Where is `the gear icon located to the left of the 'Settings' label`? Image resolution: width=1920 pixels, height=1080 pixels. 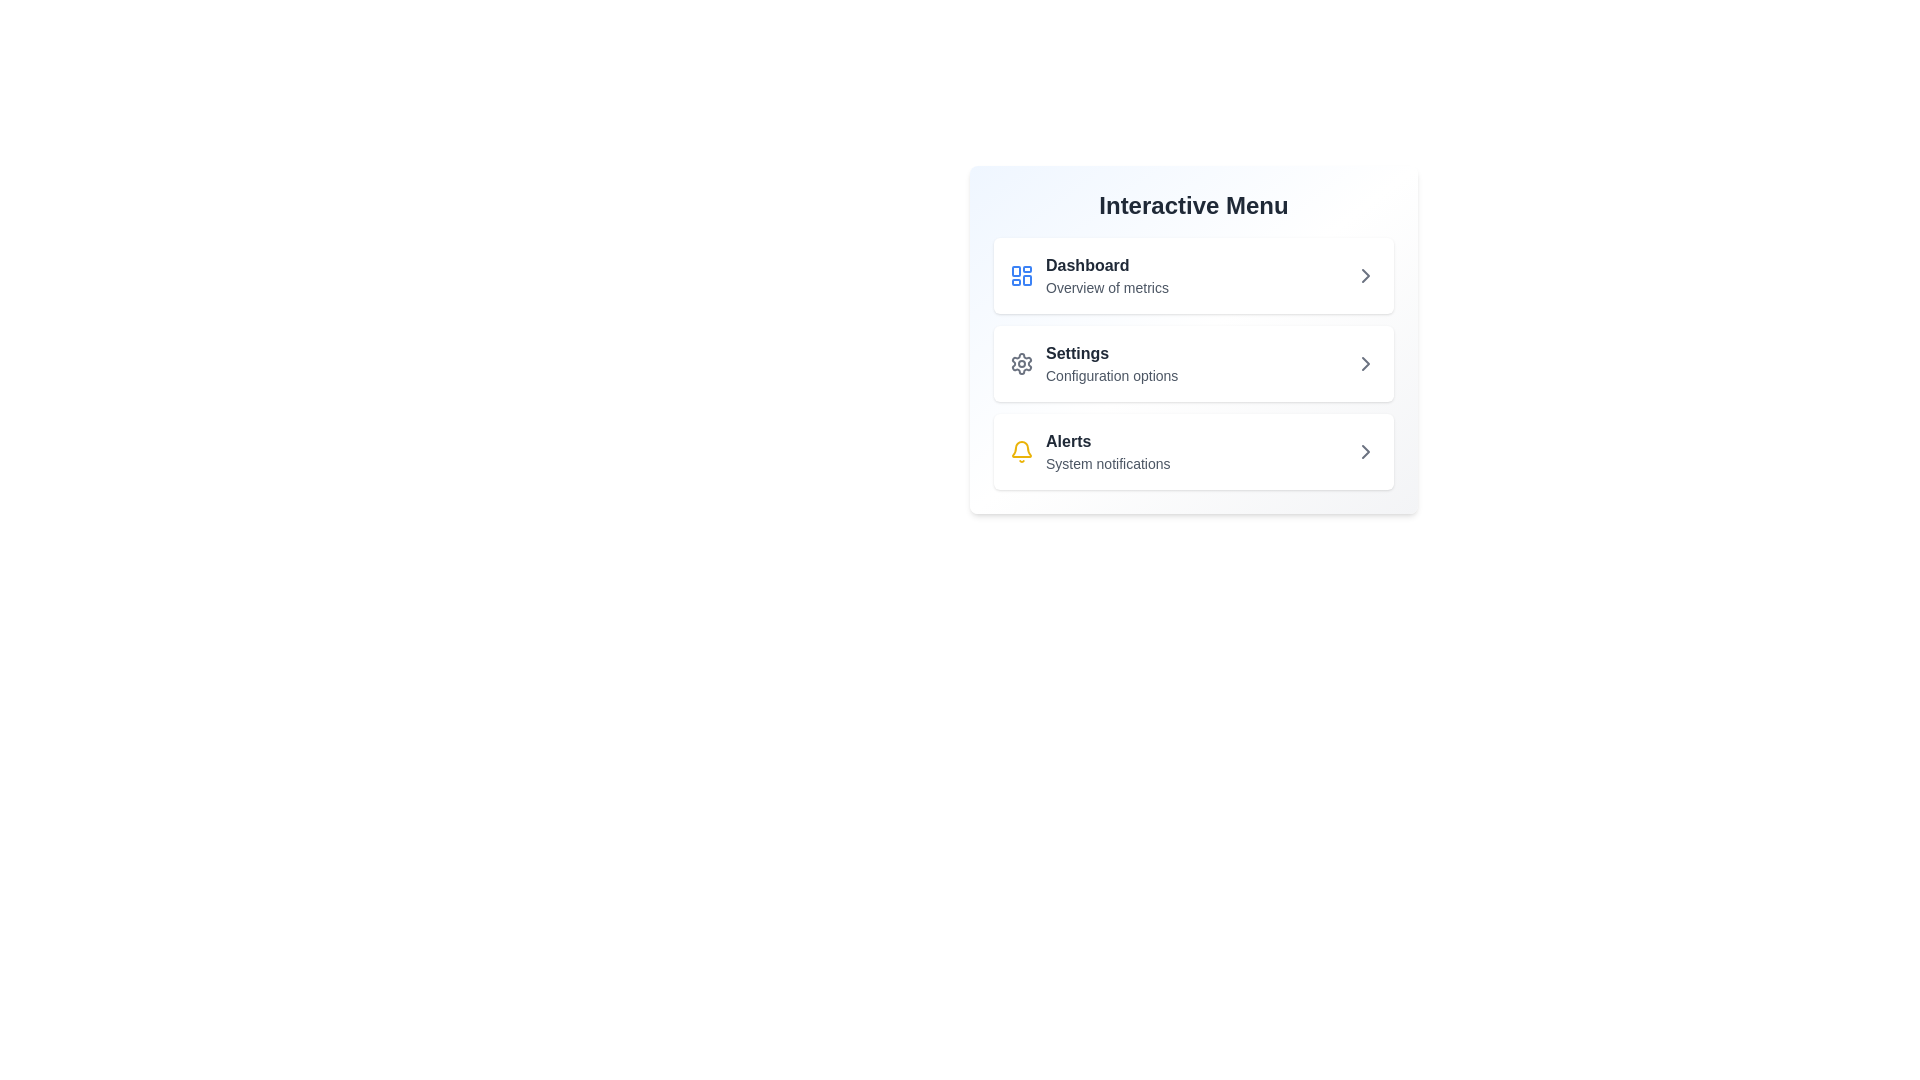 the gear icon located to the left of the 'Settings' label is located at coordinates (1022, 363).